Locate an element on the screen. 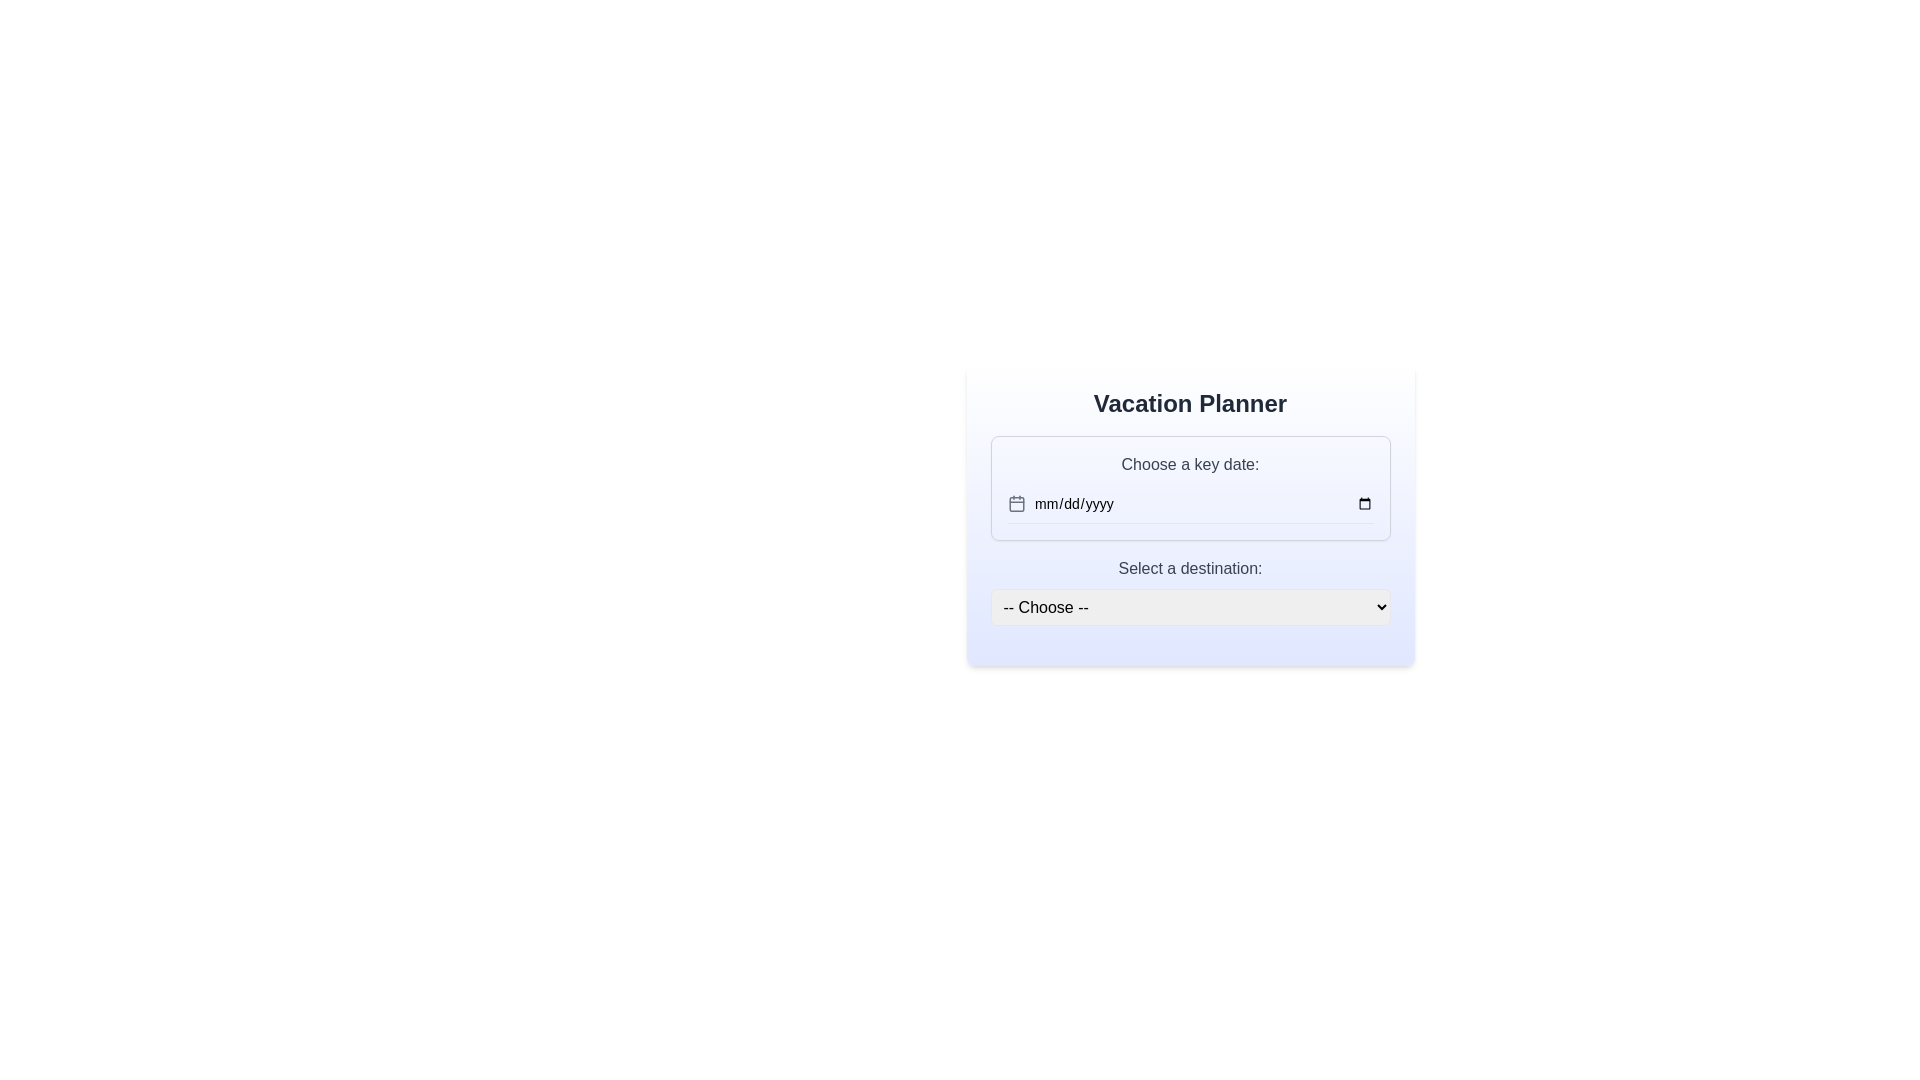 This screenshot has height=1080, width=1920. the textual label that says 'Select a destination:' which is styled with a medium-weight font and gray color, located below the 'Choose a key date:' section and above the dropdown menu labeled '-- Choose --' is located at coordinates (1190, 569).